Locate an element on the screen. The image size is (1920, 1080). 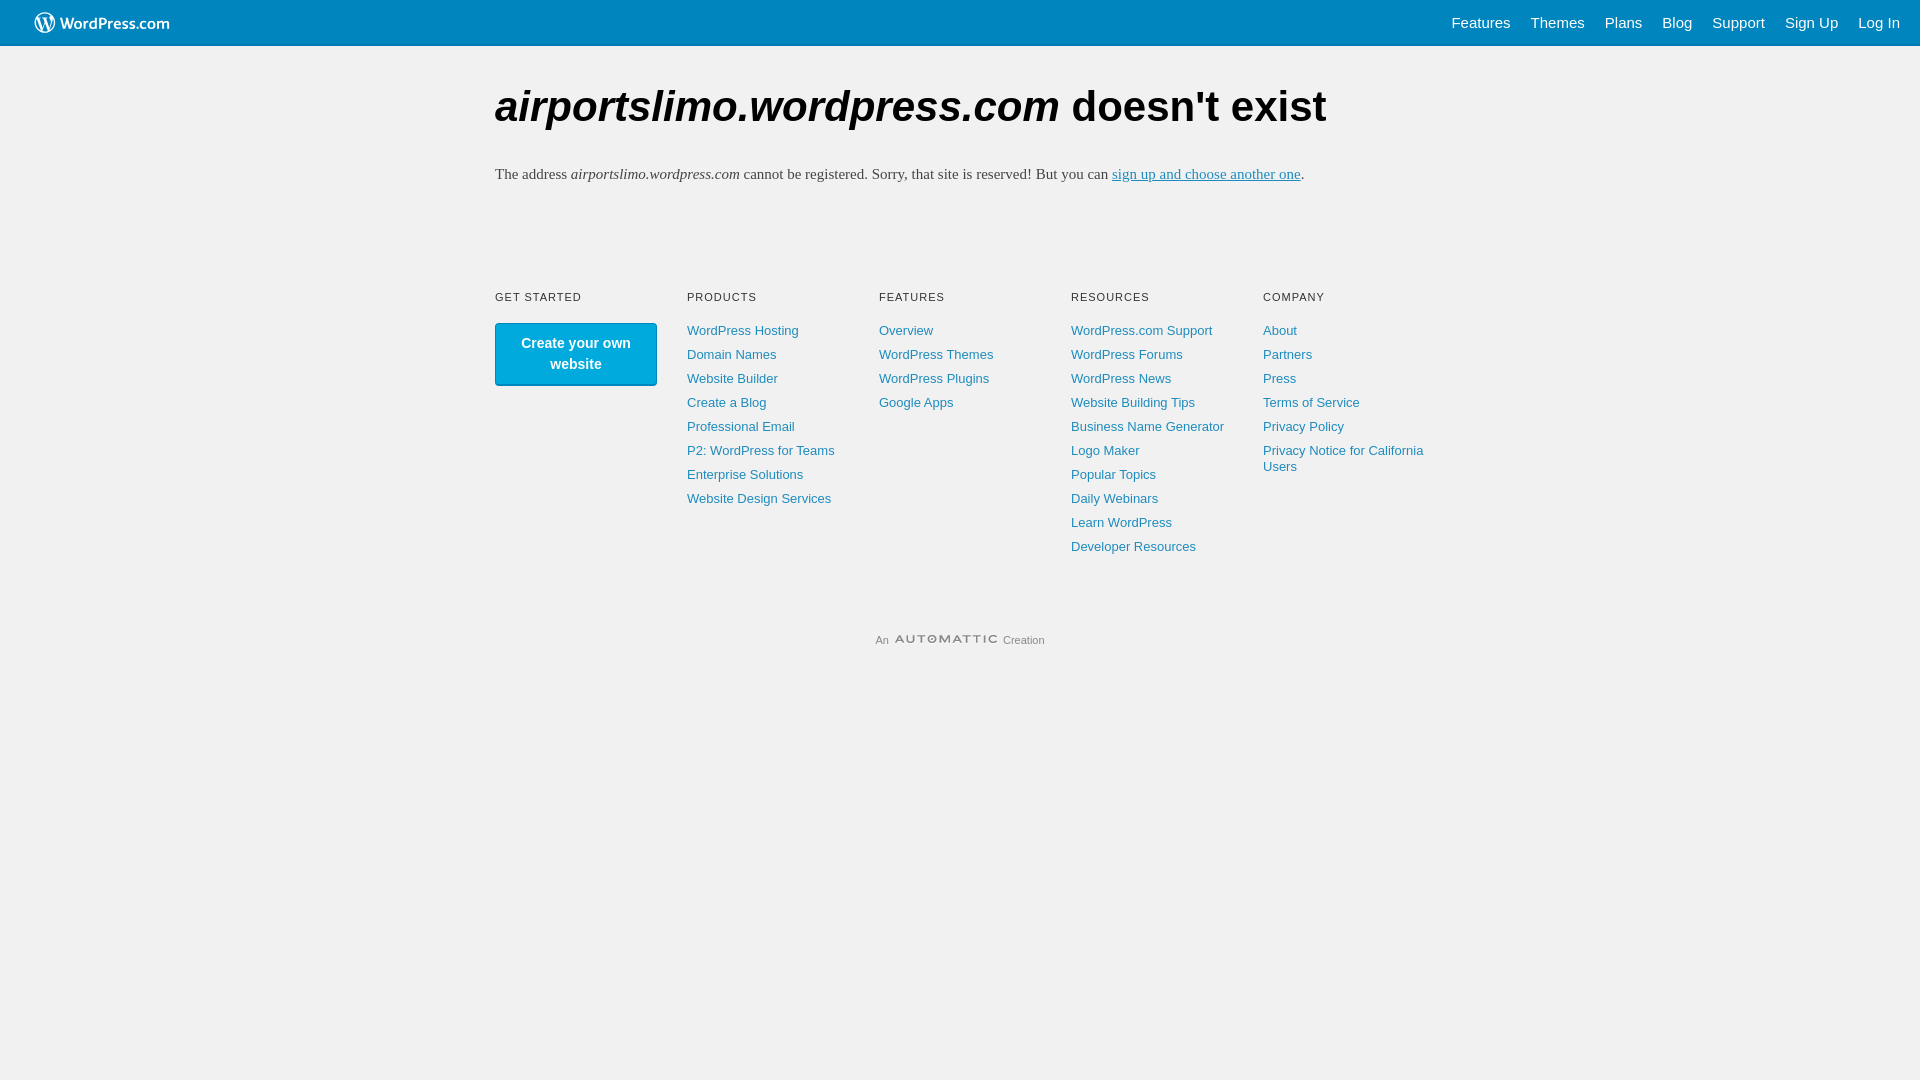
'WordPress News' is located at coordinates (1121, 378).